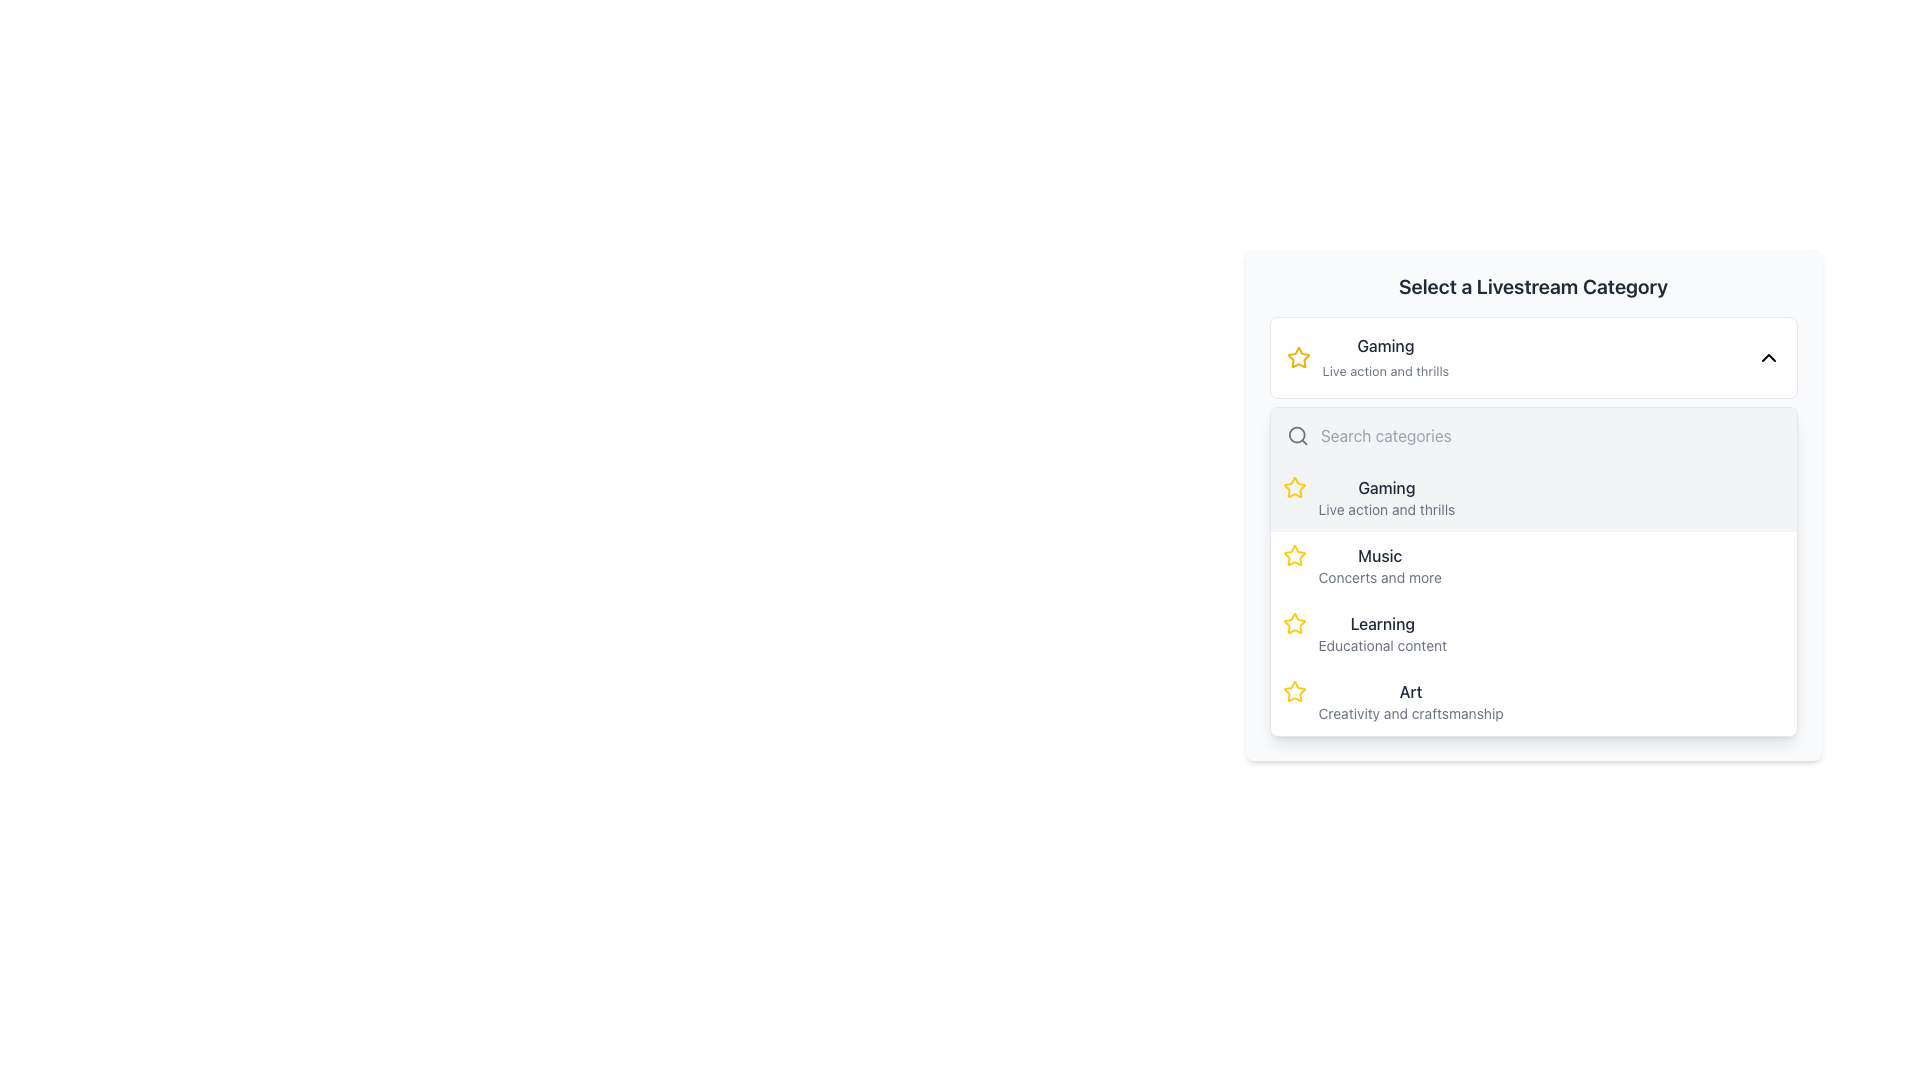 This screenshot has height=1080, width=1920. What do you see at coordinates (1532, 566) in the screenshot?
I see `the 'Music' option in the dropdown menu of the 'Select a Livestream Category' section` at bounding box center [1532, 566].